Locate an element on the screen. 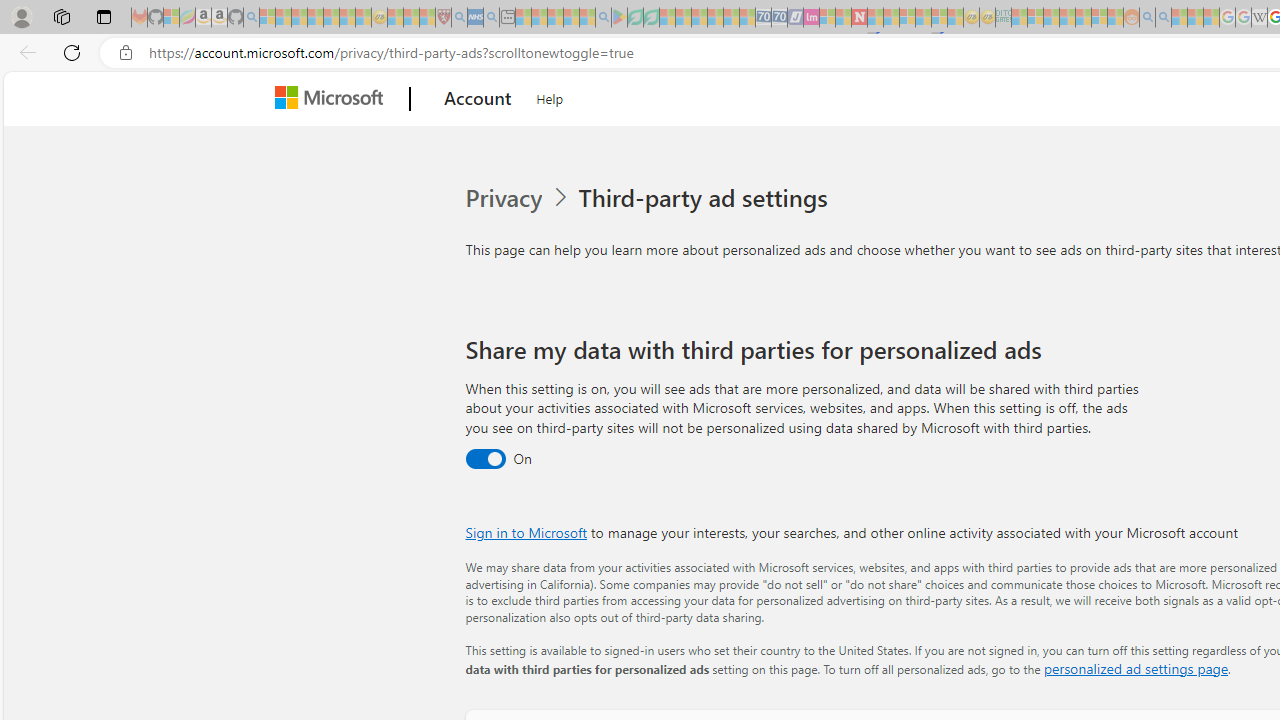  'Account' is located at coordinates (477, 99).